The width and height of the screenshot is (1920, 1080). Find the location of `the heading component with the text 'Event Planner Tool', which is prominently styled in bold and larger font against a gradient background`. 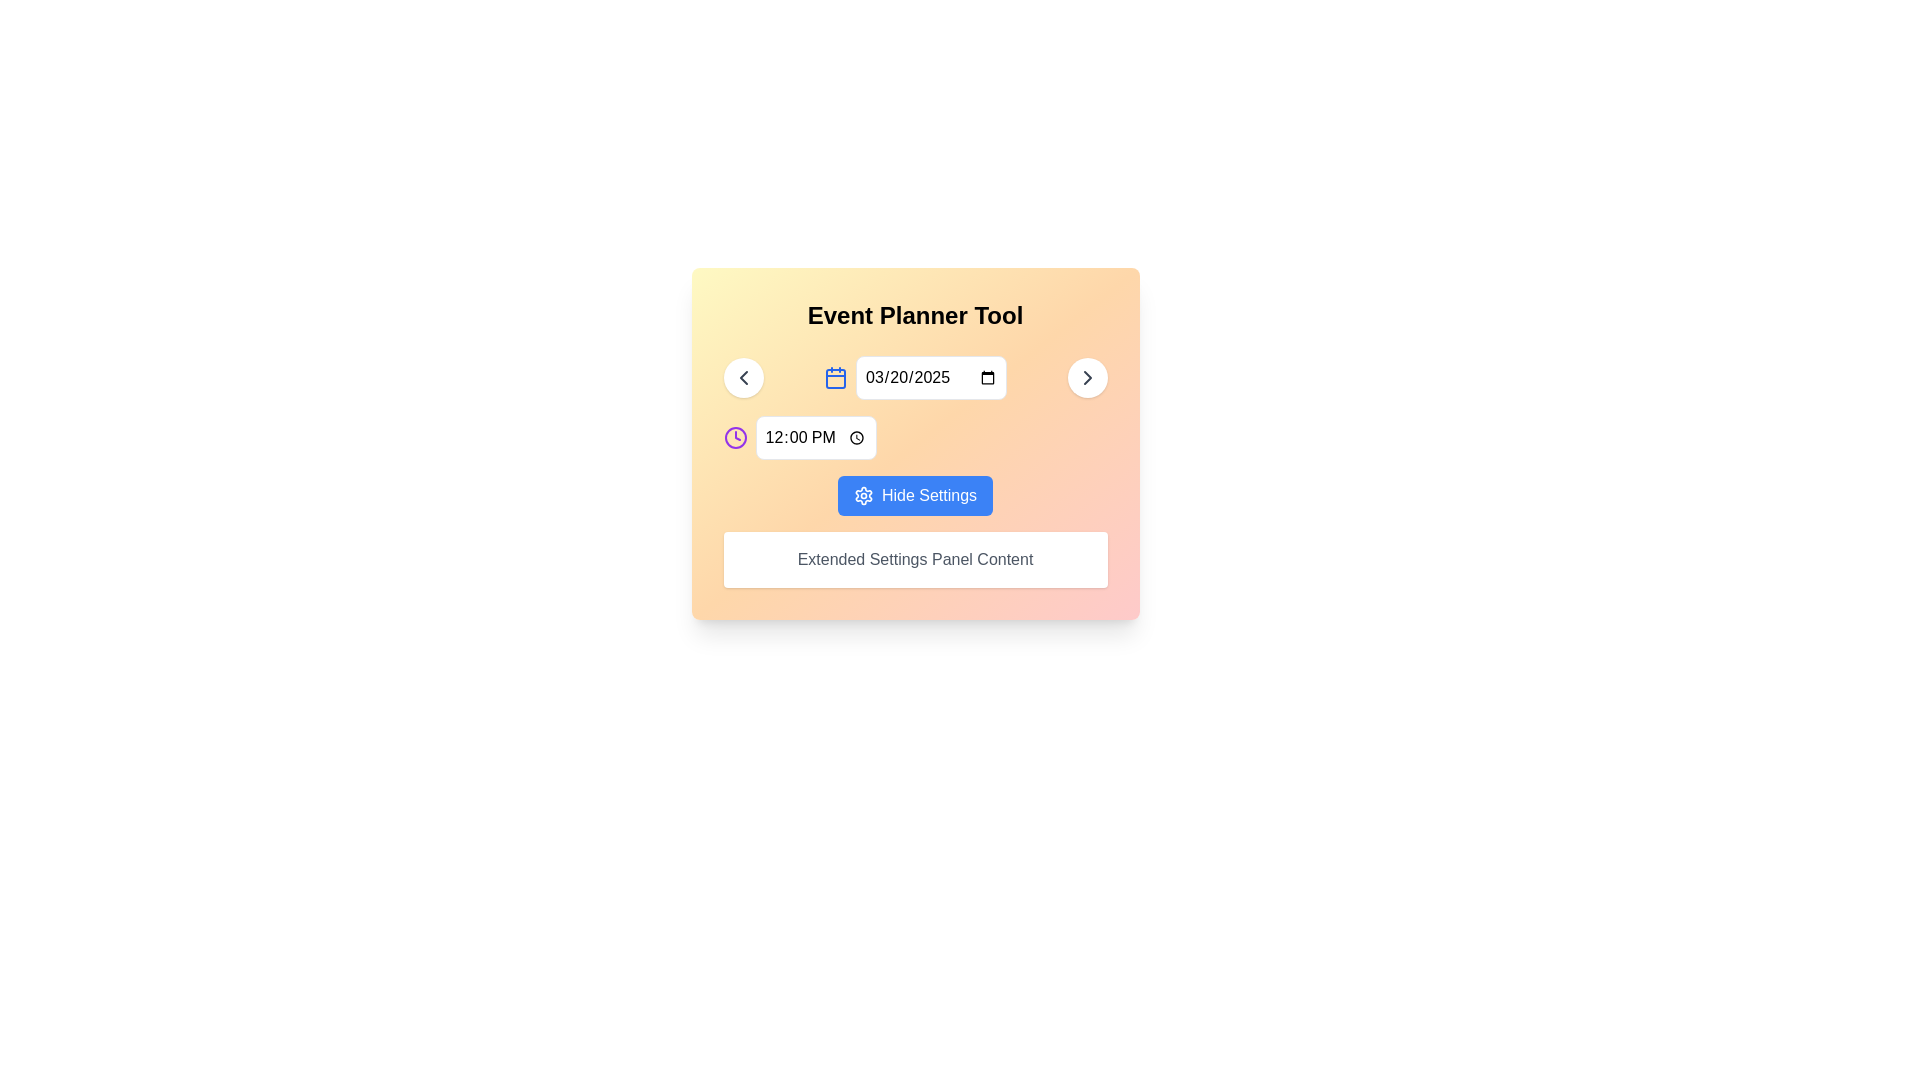

the heading component with the text 'Event Planner Tool', which is prominently styled in bold and larger font against a gradient background is located at coordinates (914, 315).